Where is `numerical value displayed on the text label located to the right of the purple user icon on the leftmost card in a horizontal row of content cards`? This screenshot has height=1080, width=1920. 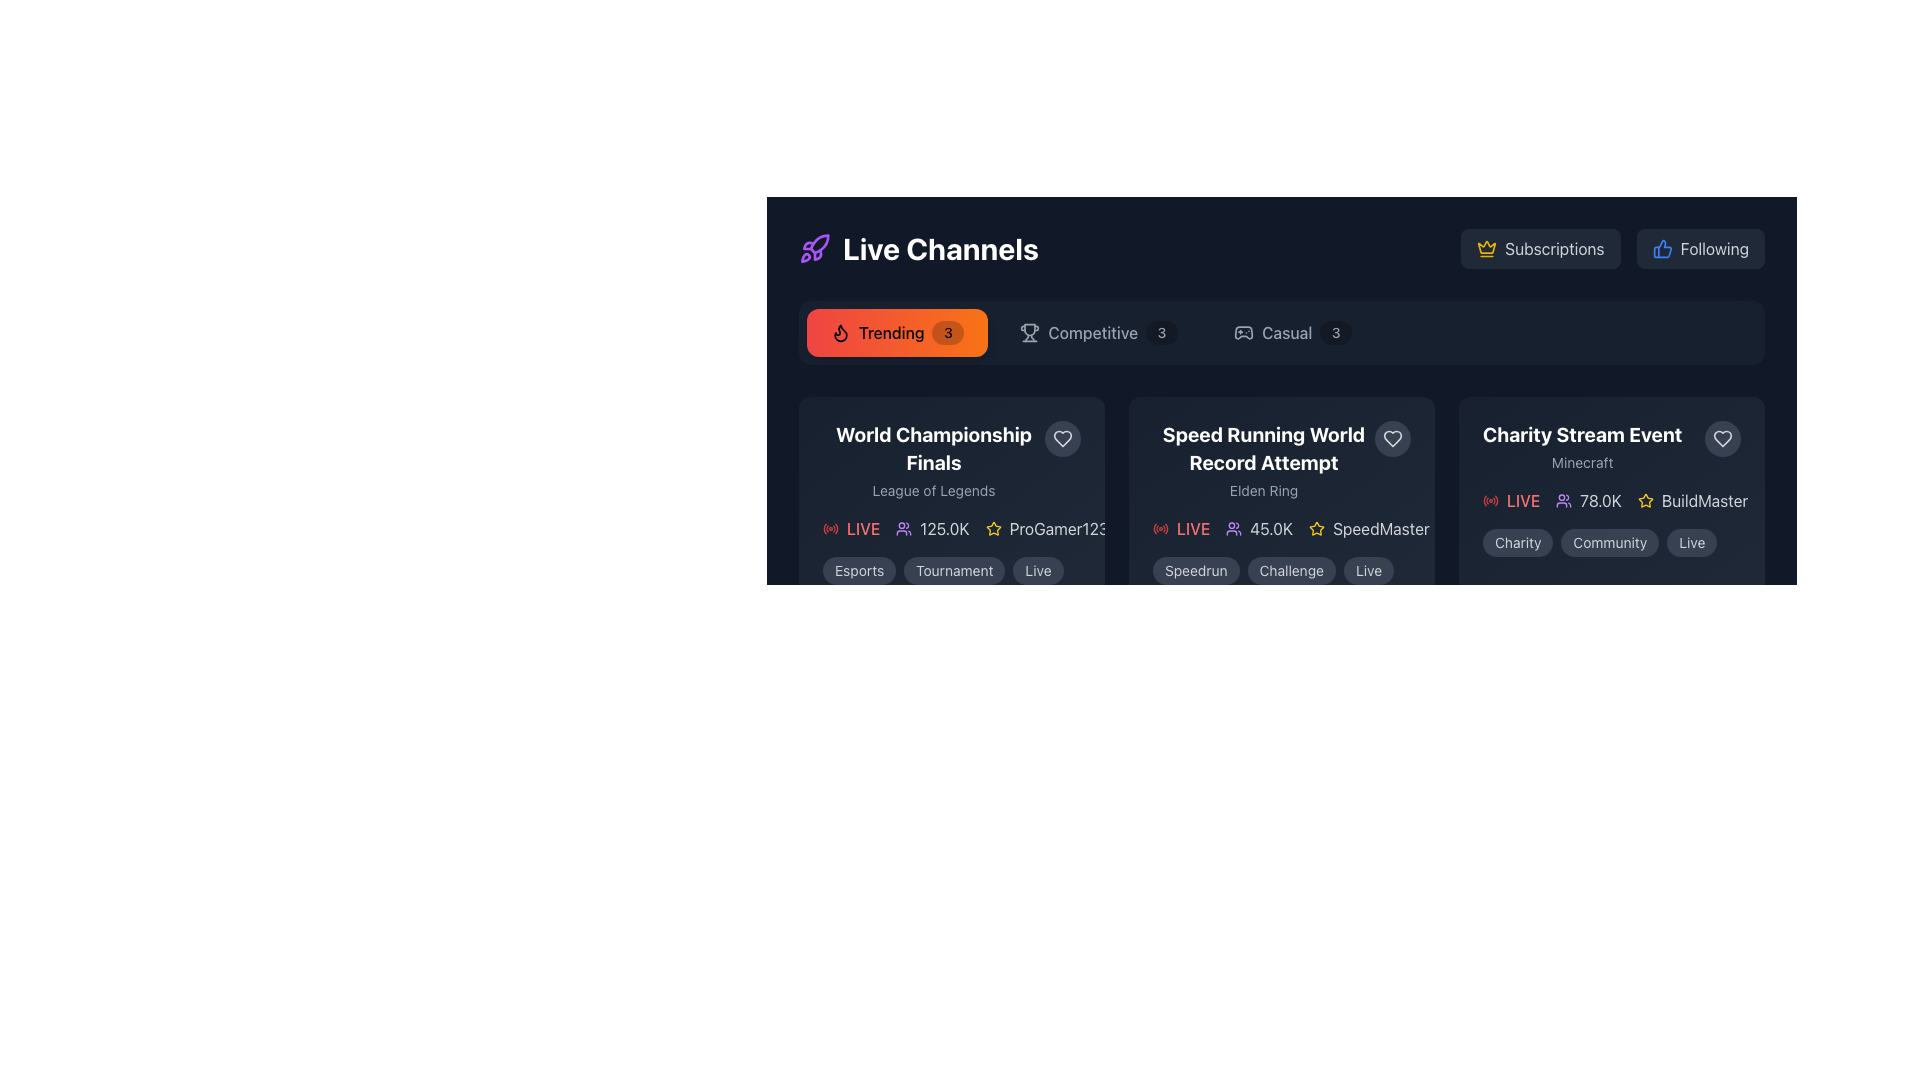
numerical value displayed on the text label located to the right of the purple user icon on the leftmost card in a horizontal row of content cards is located at coordinates (943, 527).